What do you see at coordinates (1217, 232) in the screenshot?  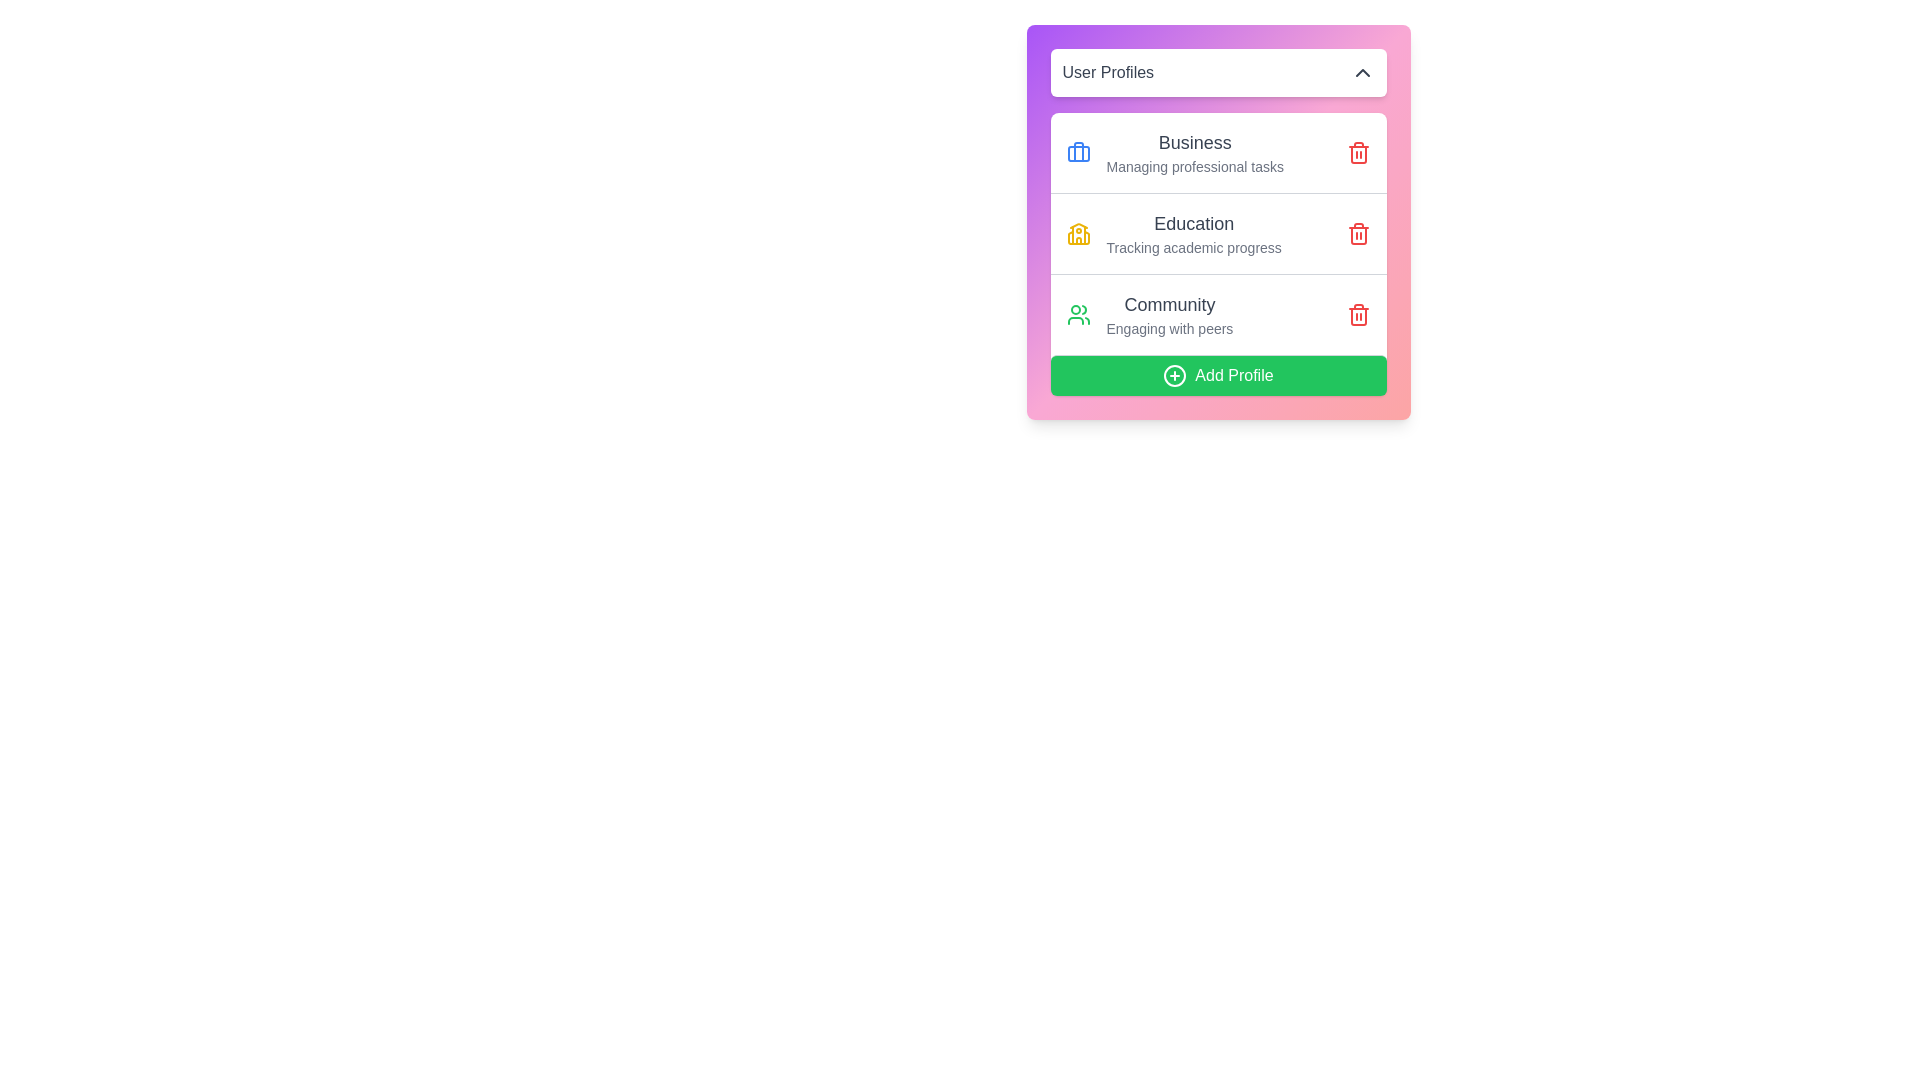 I see `the second list item titled 'Education' with a yellow school icon and a red delete icon` at bounding box center [1217, 232].